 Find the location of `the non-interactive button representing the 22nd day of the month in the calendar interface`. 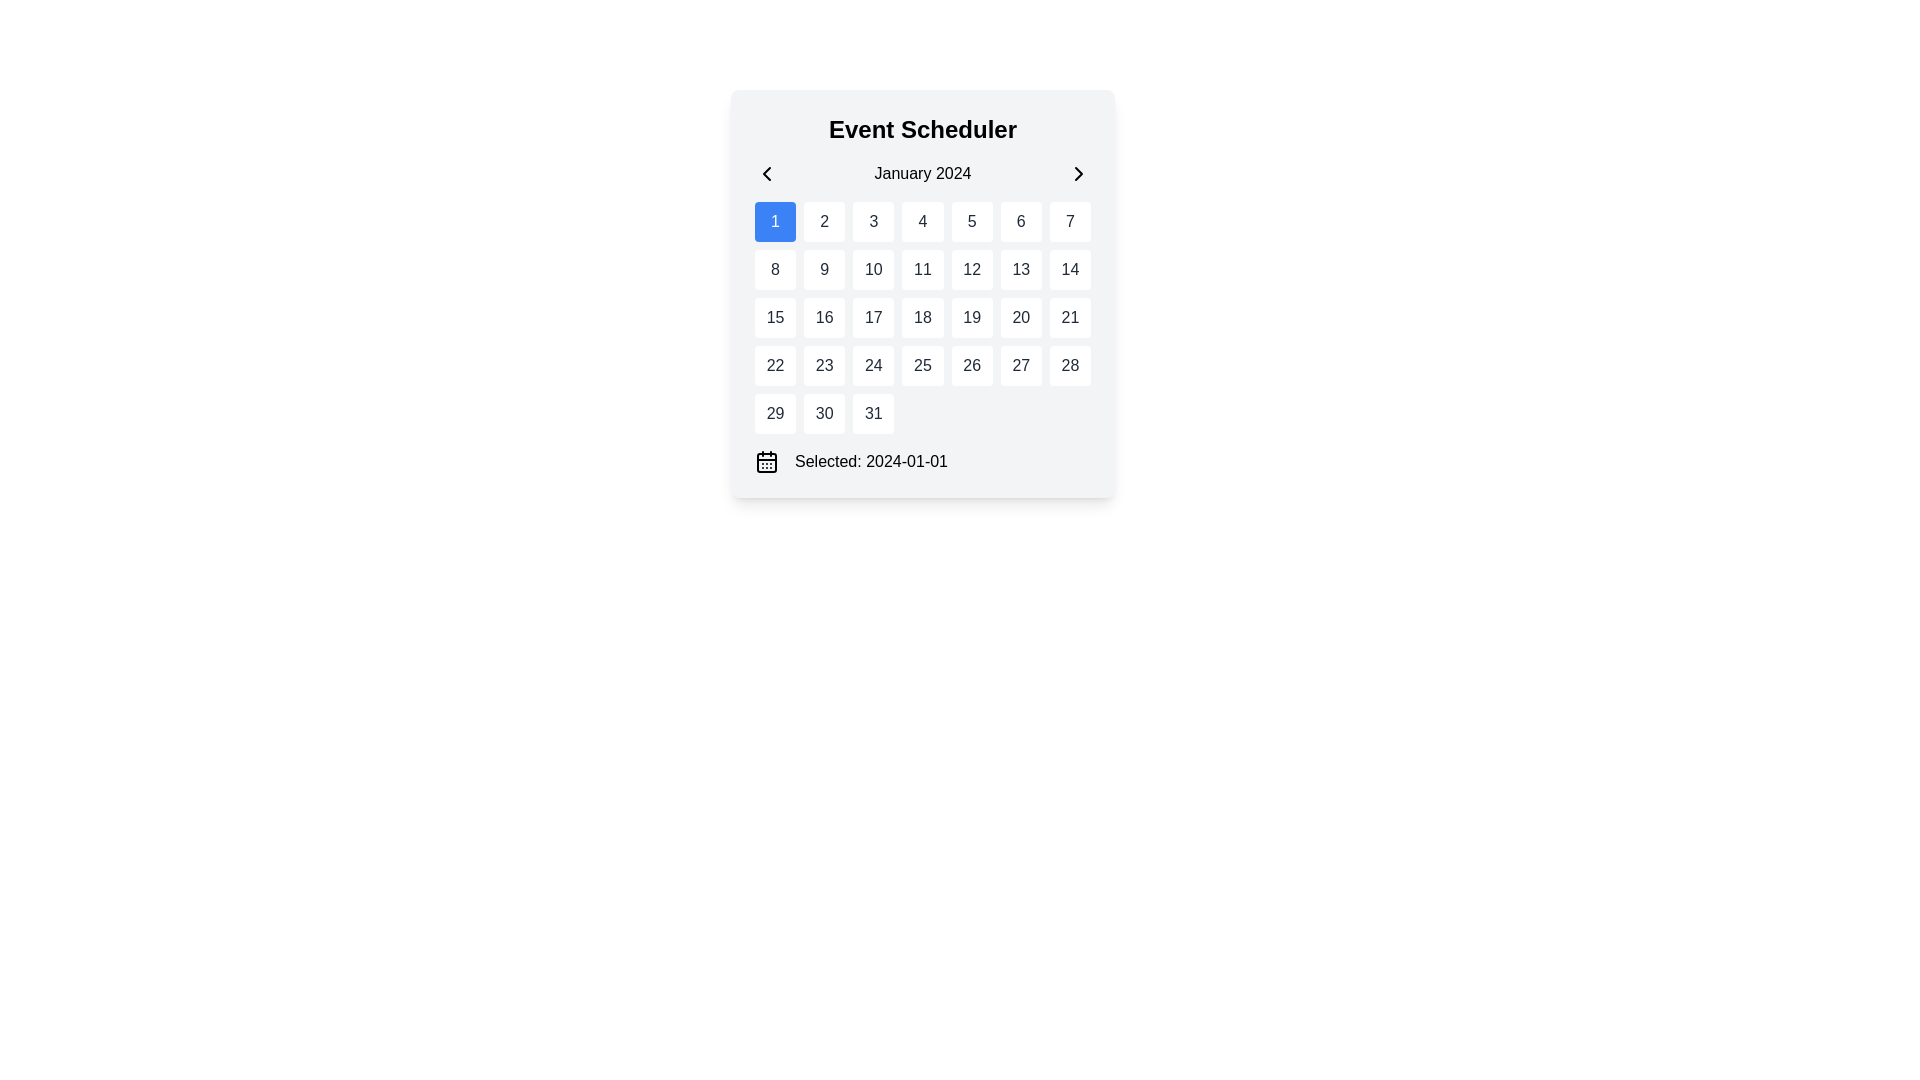

the non-interactive button representing the 22nd day of the month in the calendar interface is located at coordinates (774, 366).